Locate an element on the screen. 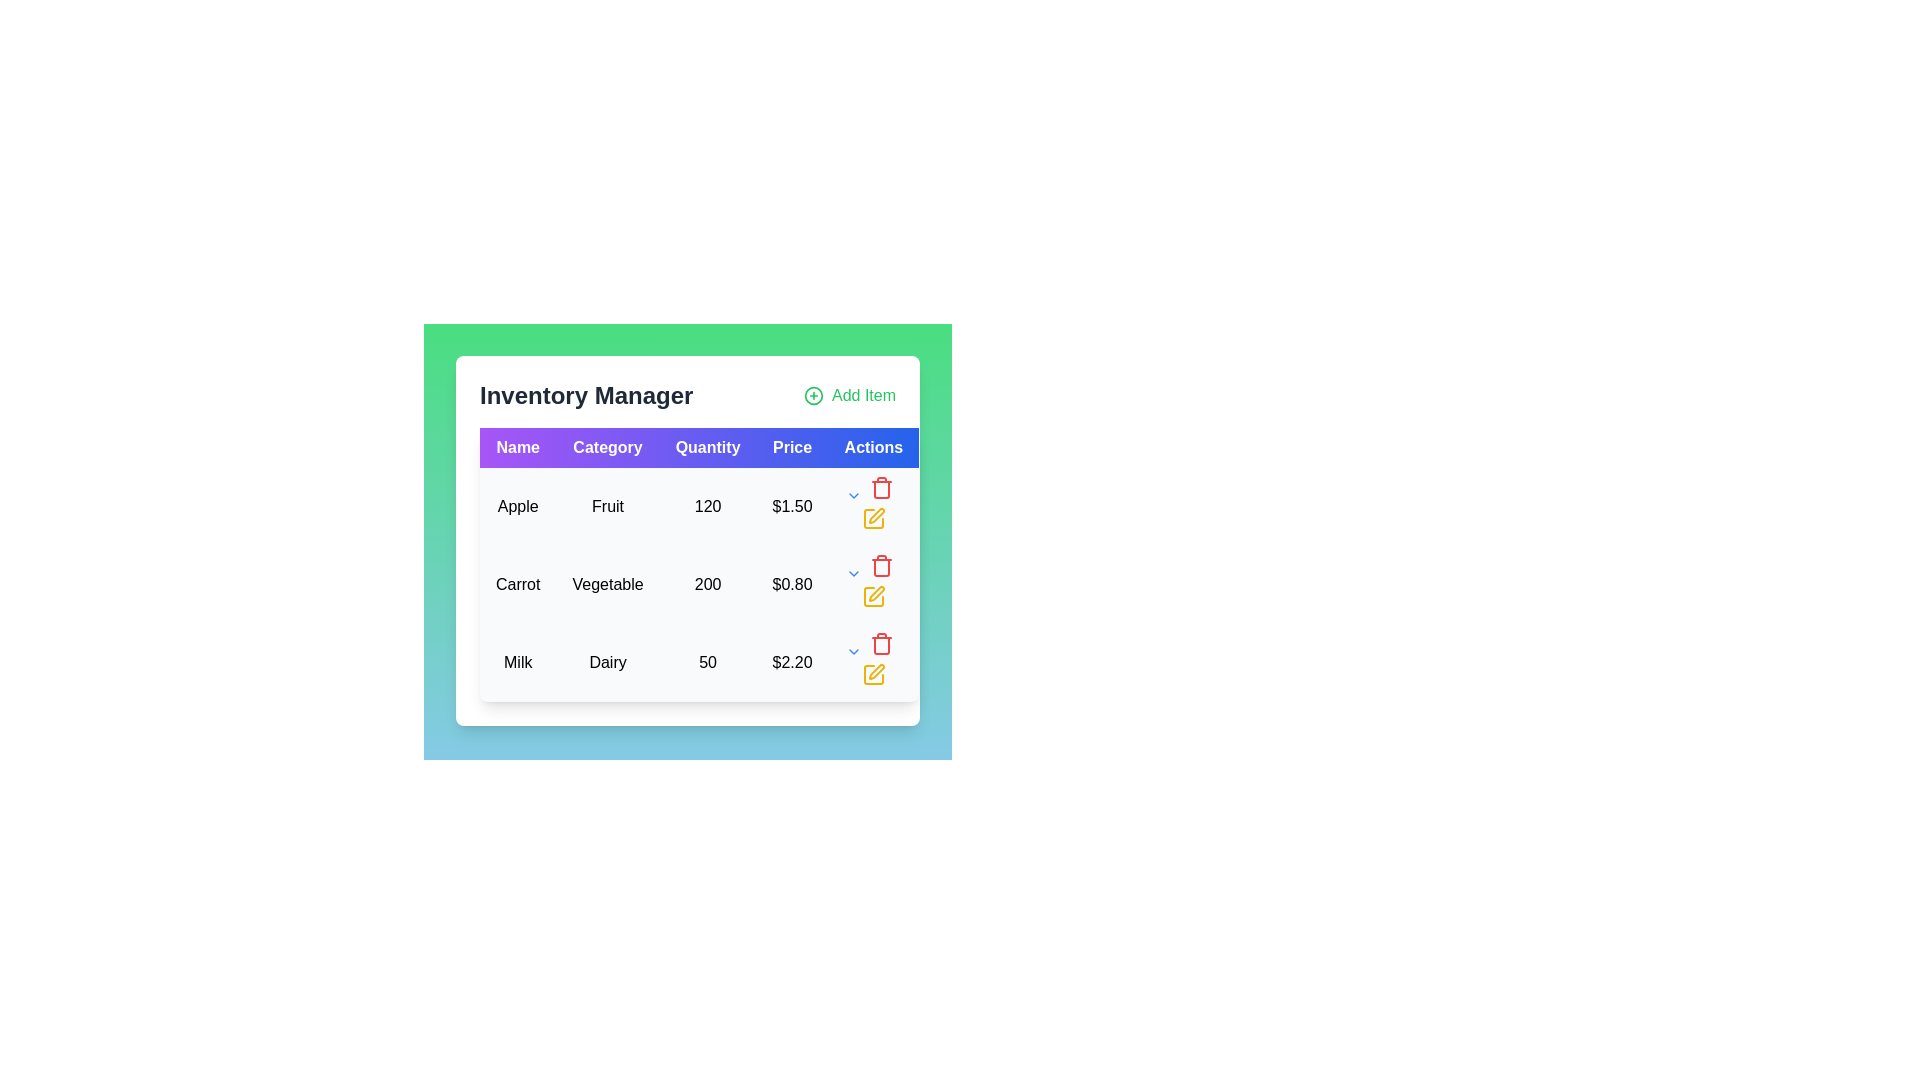 The height and width of the screenshot is (1080, 1920). the static text displaying the price of the listed item in the inventory, located in the 'Price' column of the second row, next to the quantity value '200' is located at coordinates (791, 585).